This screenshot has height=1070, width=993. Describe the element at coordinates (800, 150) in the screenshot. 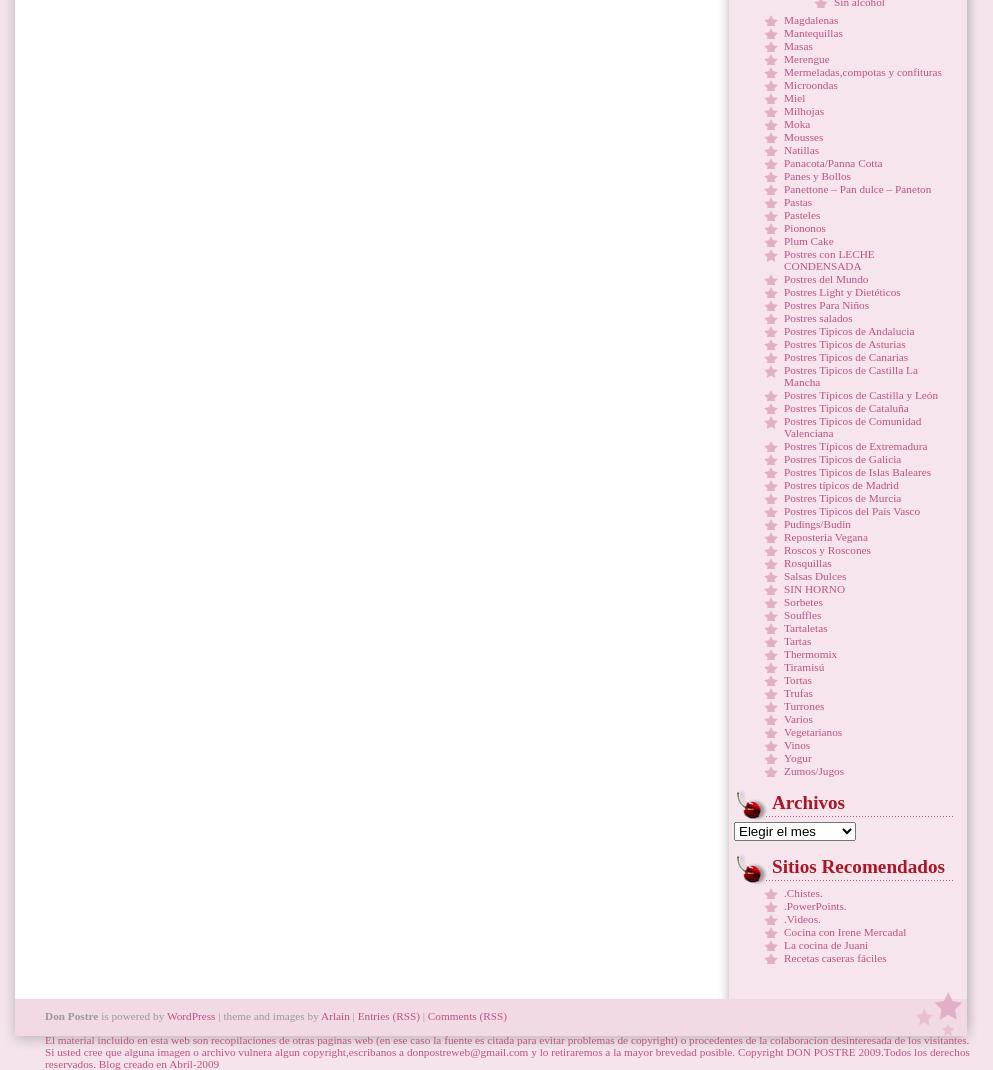

I see `'Natillas'` at that location.